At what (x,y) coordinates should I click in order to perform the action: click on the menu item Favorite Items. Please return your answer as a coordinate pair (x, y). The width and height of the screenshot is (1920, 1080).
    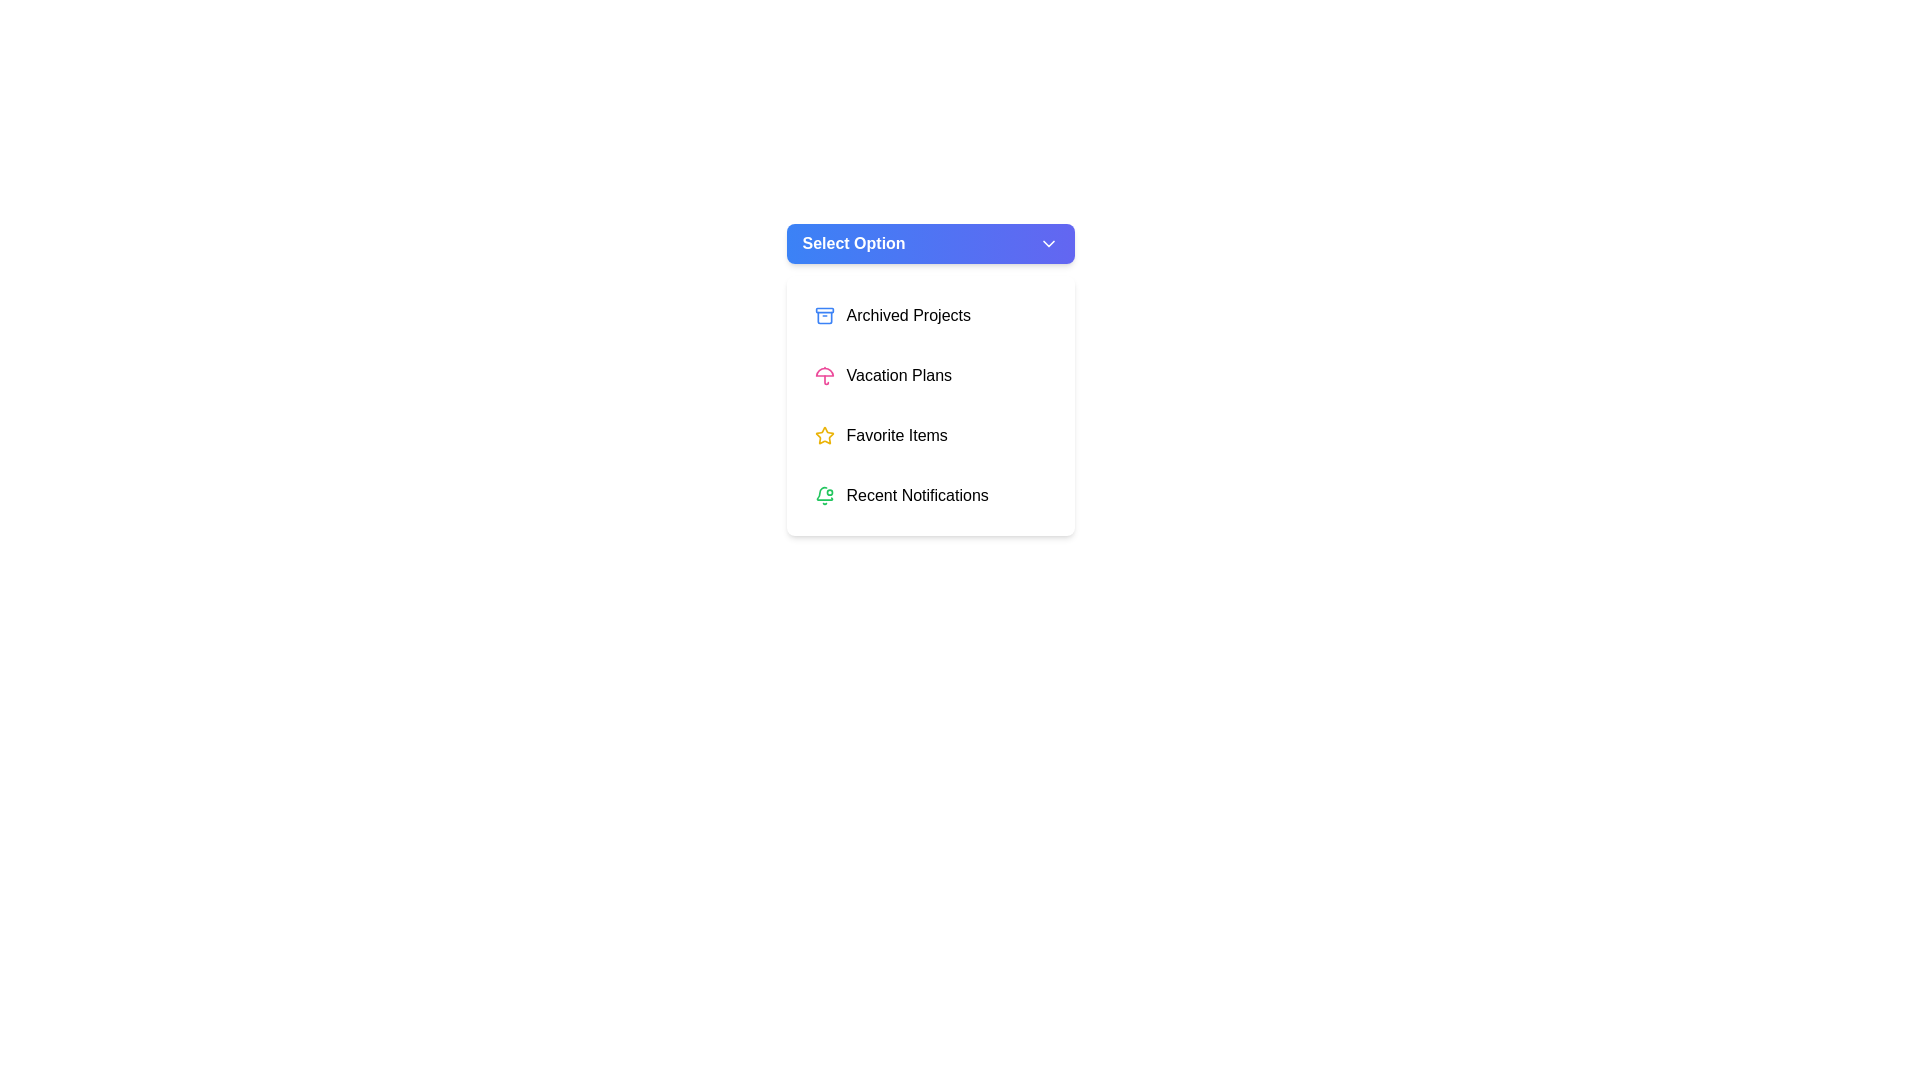
    Looking at the image, I should click on (929, 434).